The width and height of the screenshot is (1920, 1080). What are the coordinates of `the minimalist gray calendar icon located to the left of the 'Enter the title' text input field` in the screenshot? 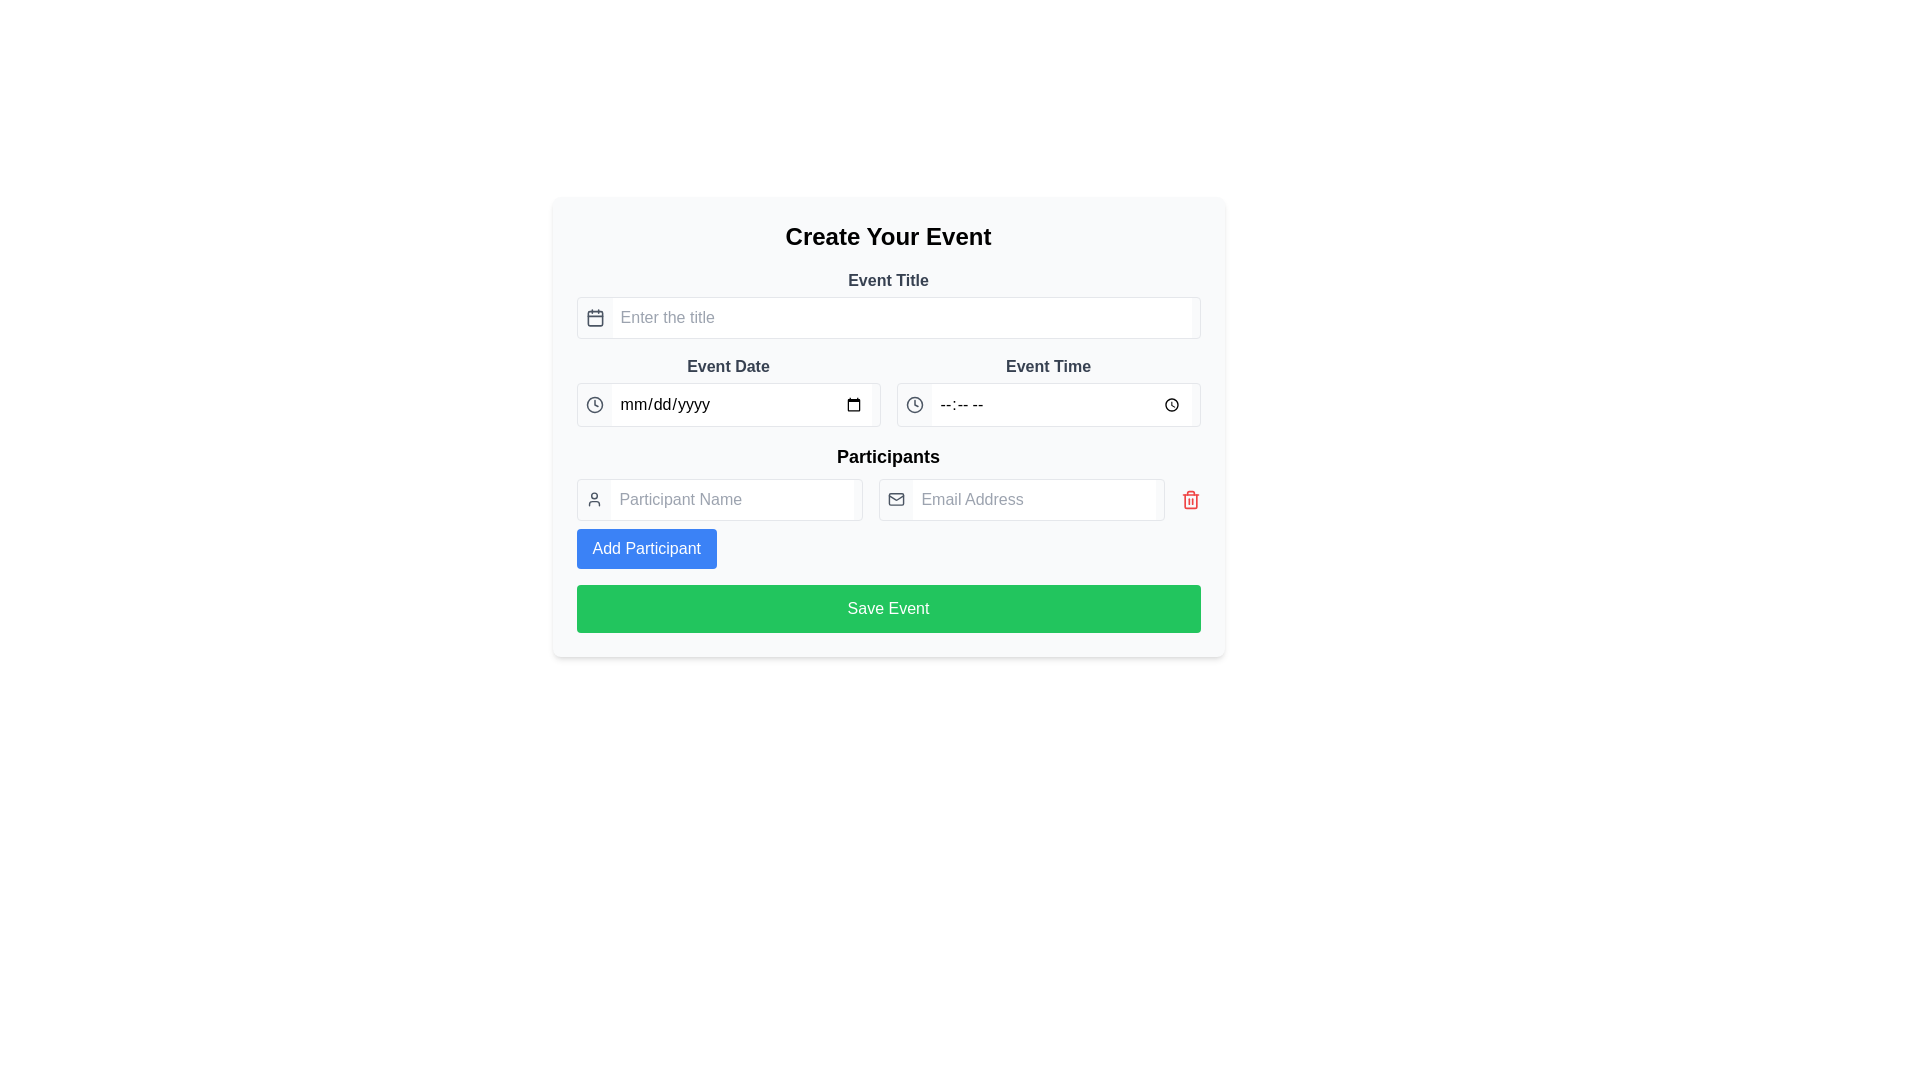 It's located at (594, 316).